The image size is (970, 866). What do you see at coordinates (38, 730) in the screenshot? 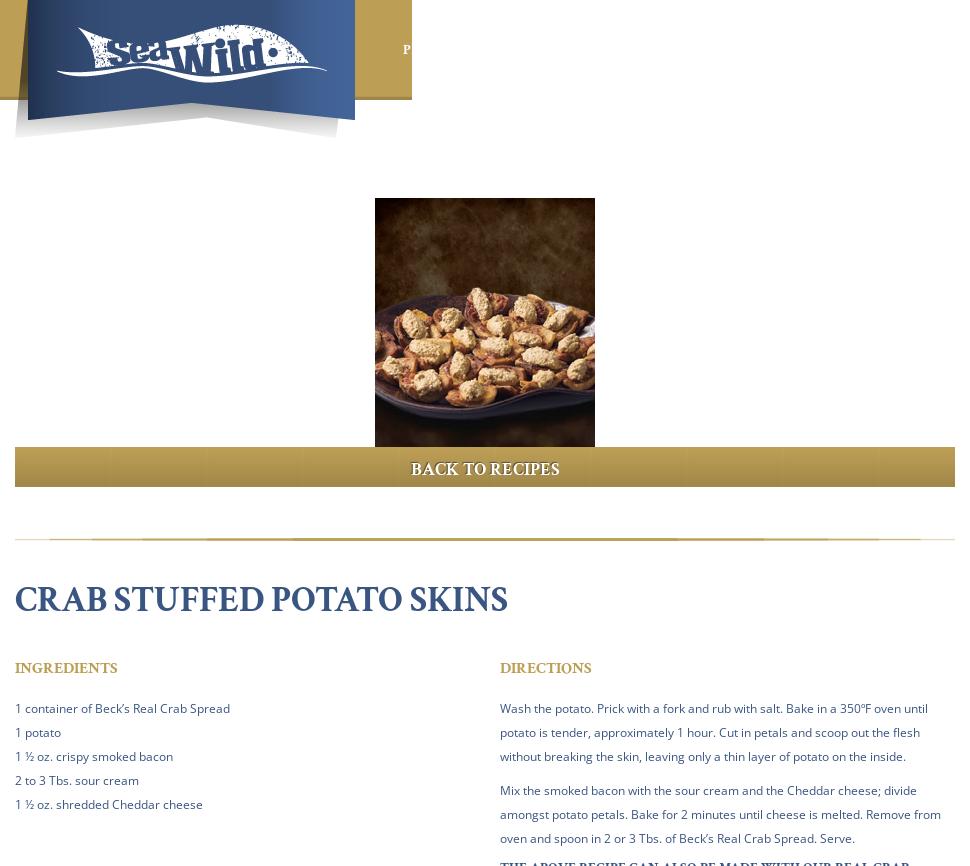
I see `'1 potato'` at bounding box center [38, 730].